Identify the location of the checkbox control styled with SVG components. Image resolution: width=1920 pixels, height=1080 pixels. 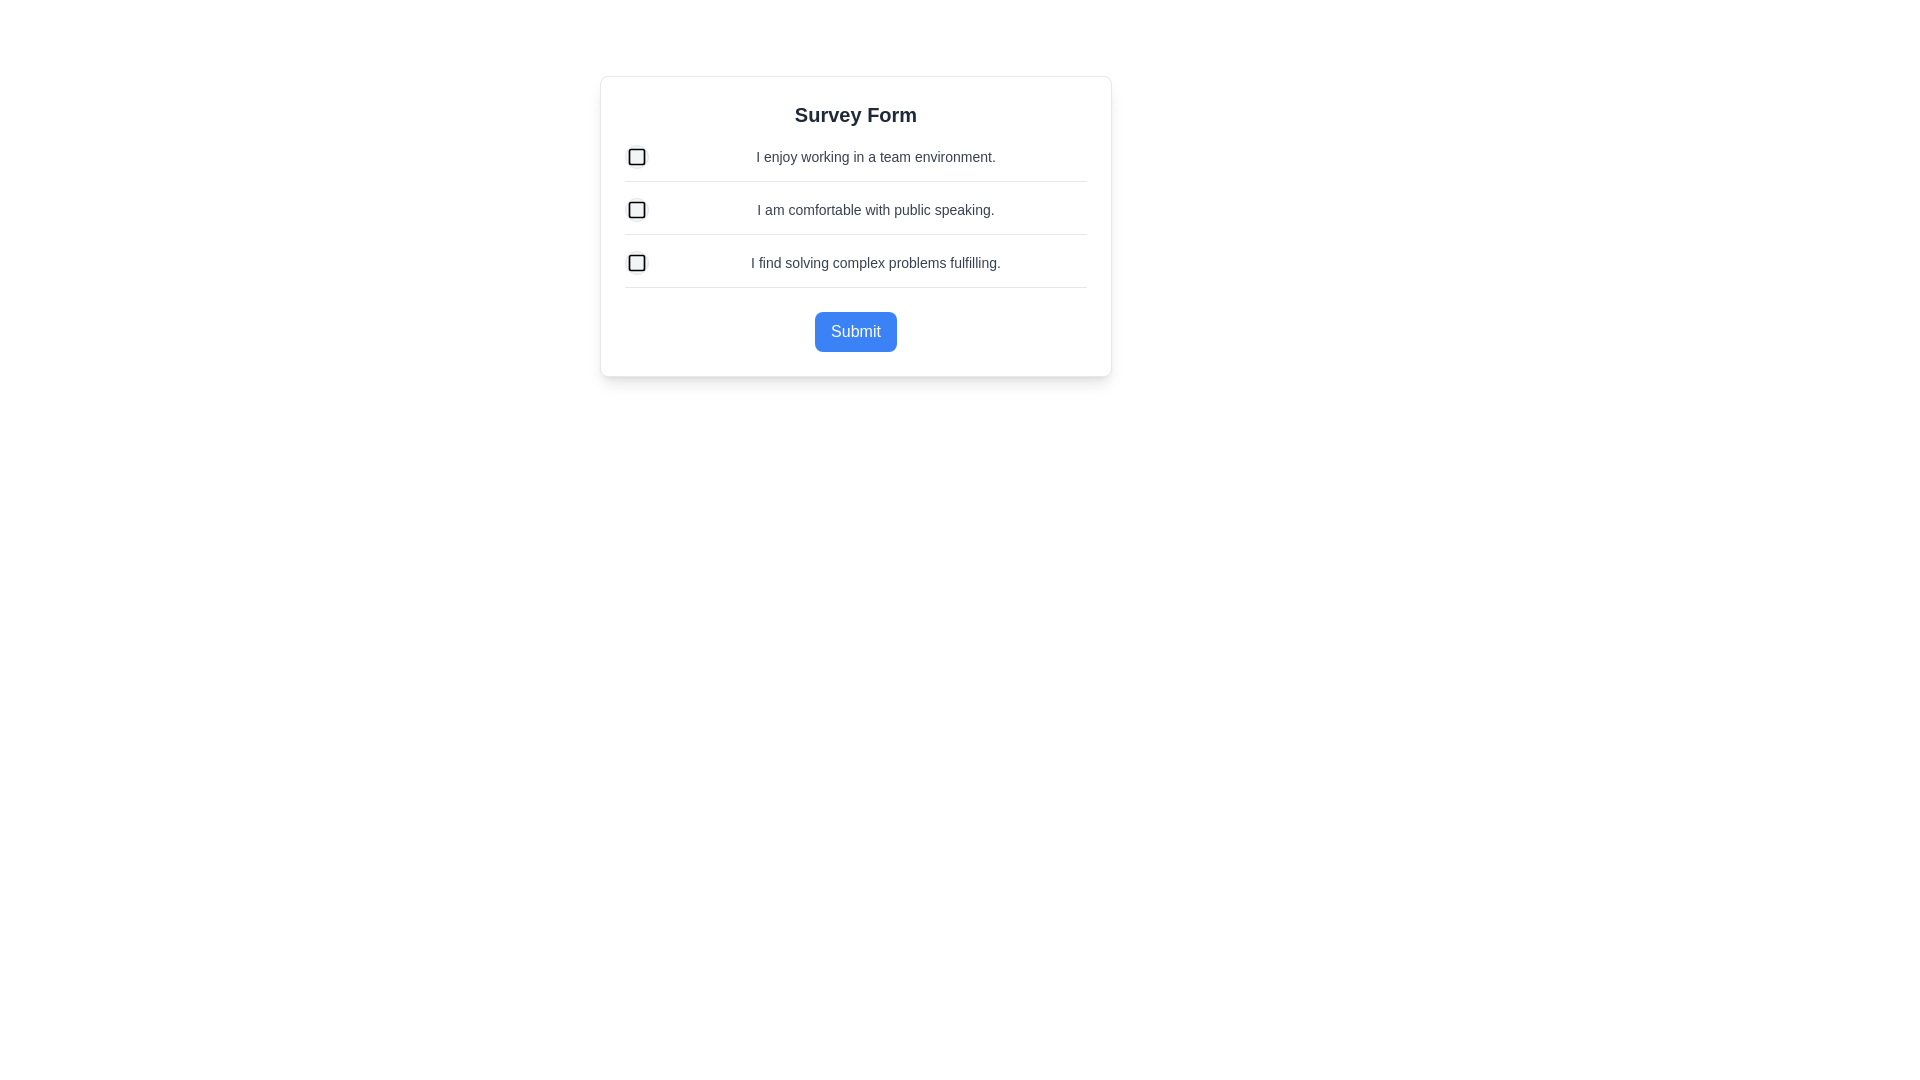
(636, 156).